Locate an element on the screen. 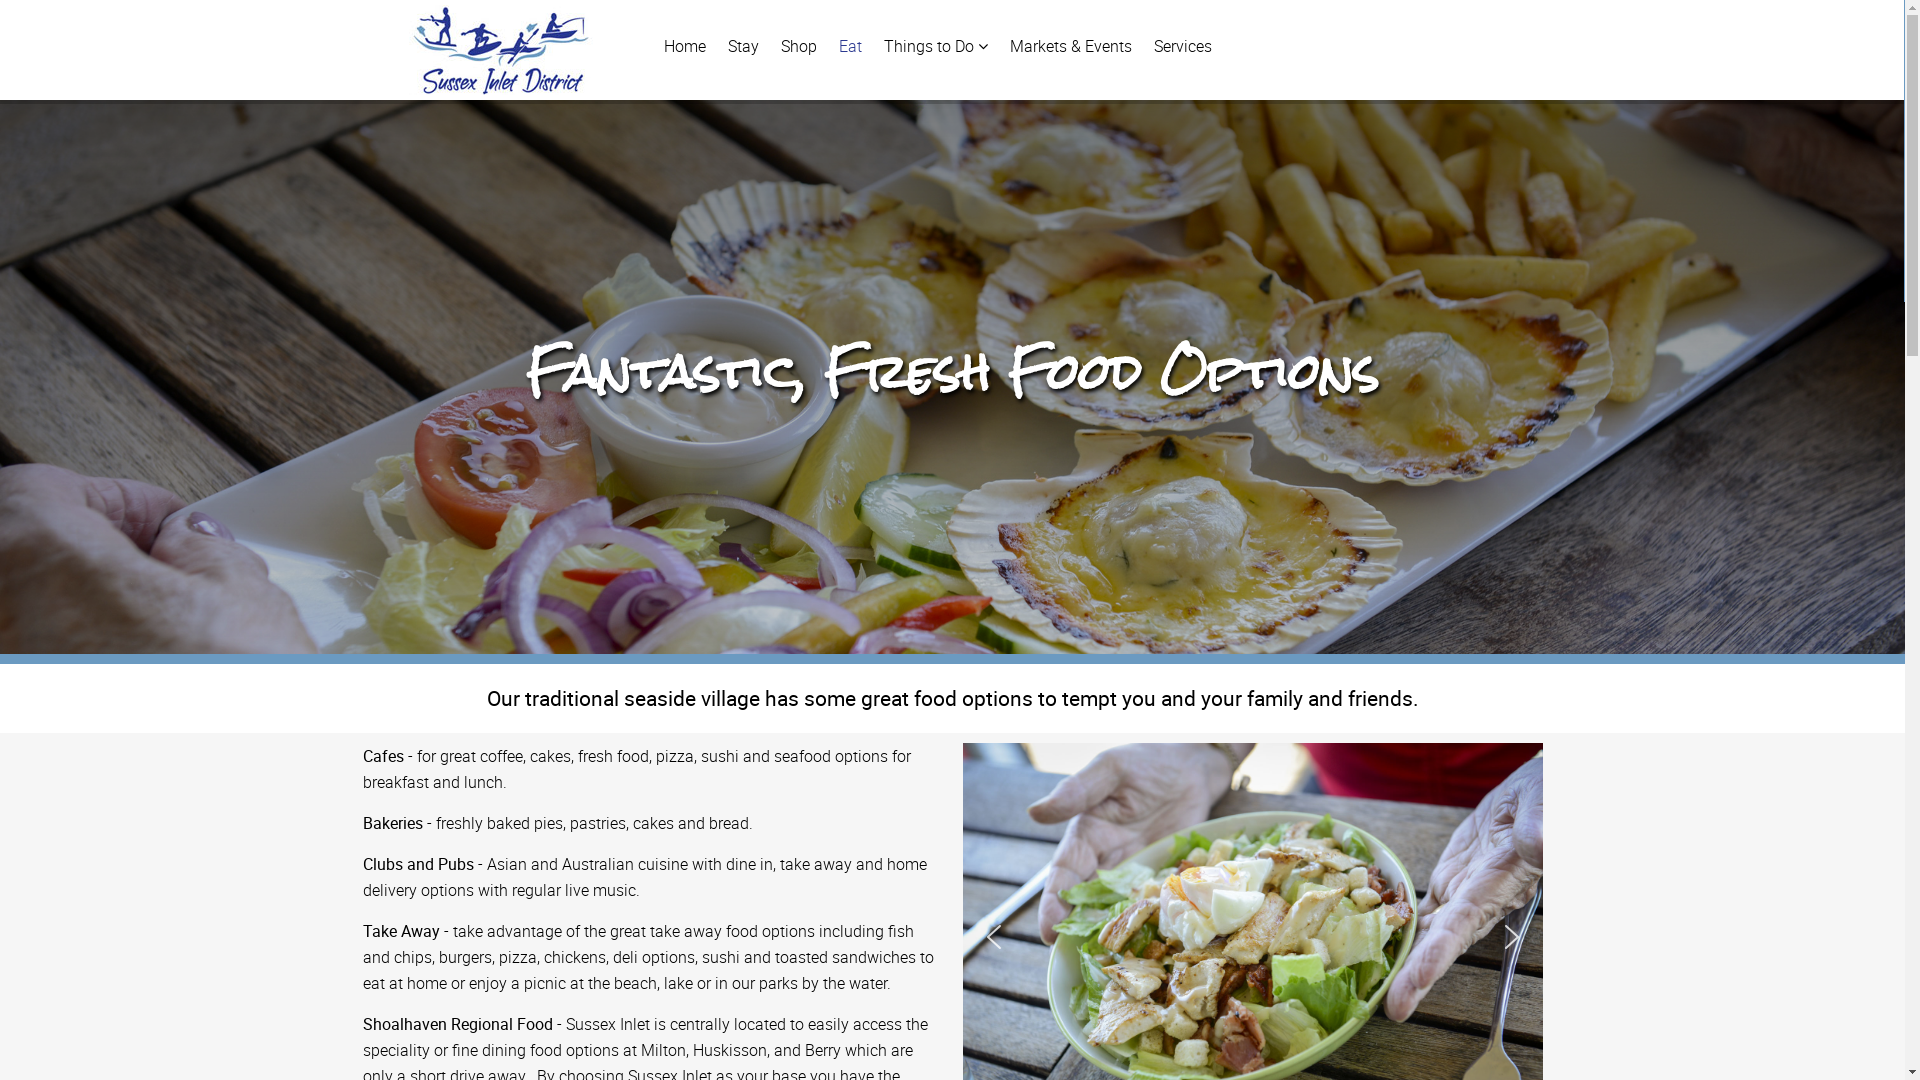 The image size is (1920, 1080). 'Services' is located at coordinates (1182, 45).